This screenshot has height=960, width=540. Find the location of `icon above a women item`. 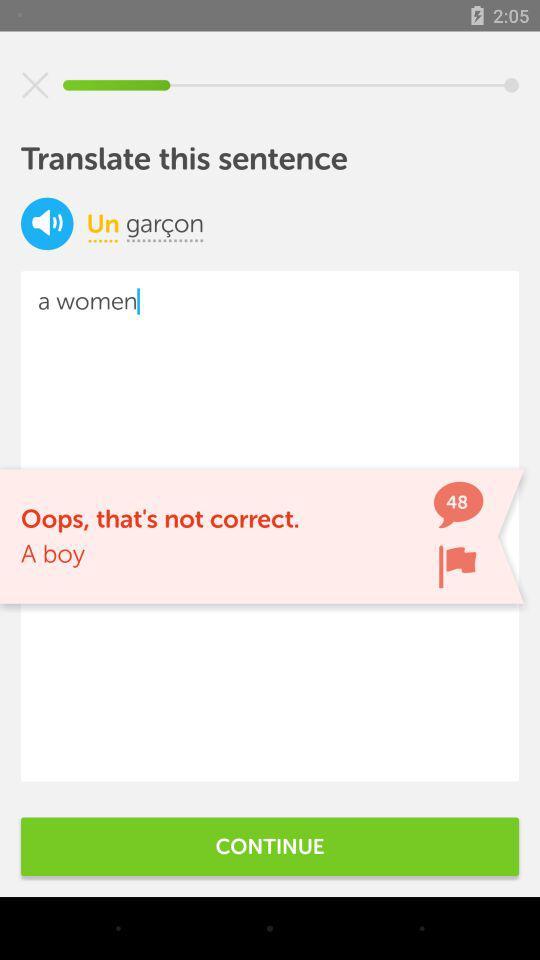

icon above a women item is located at coordinates (47, 223).